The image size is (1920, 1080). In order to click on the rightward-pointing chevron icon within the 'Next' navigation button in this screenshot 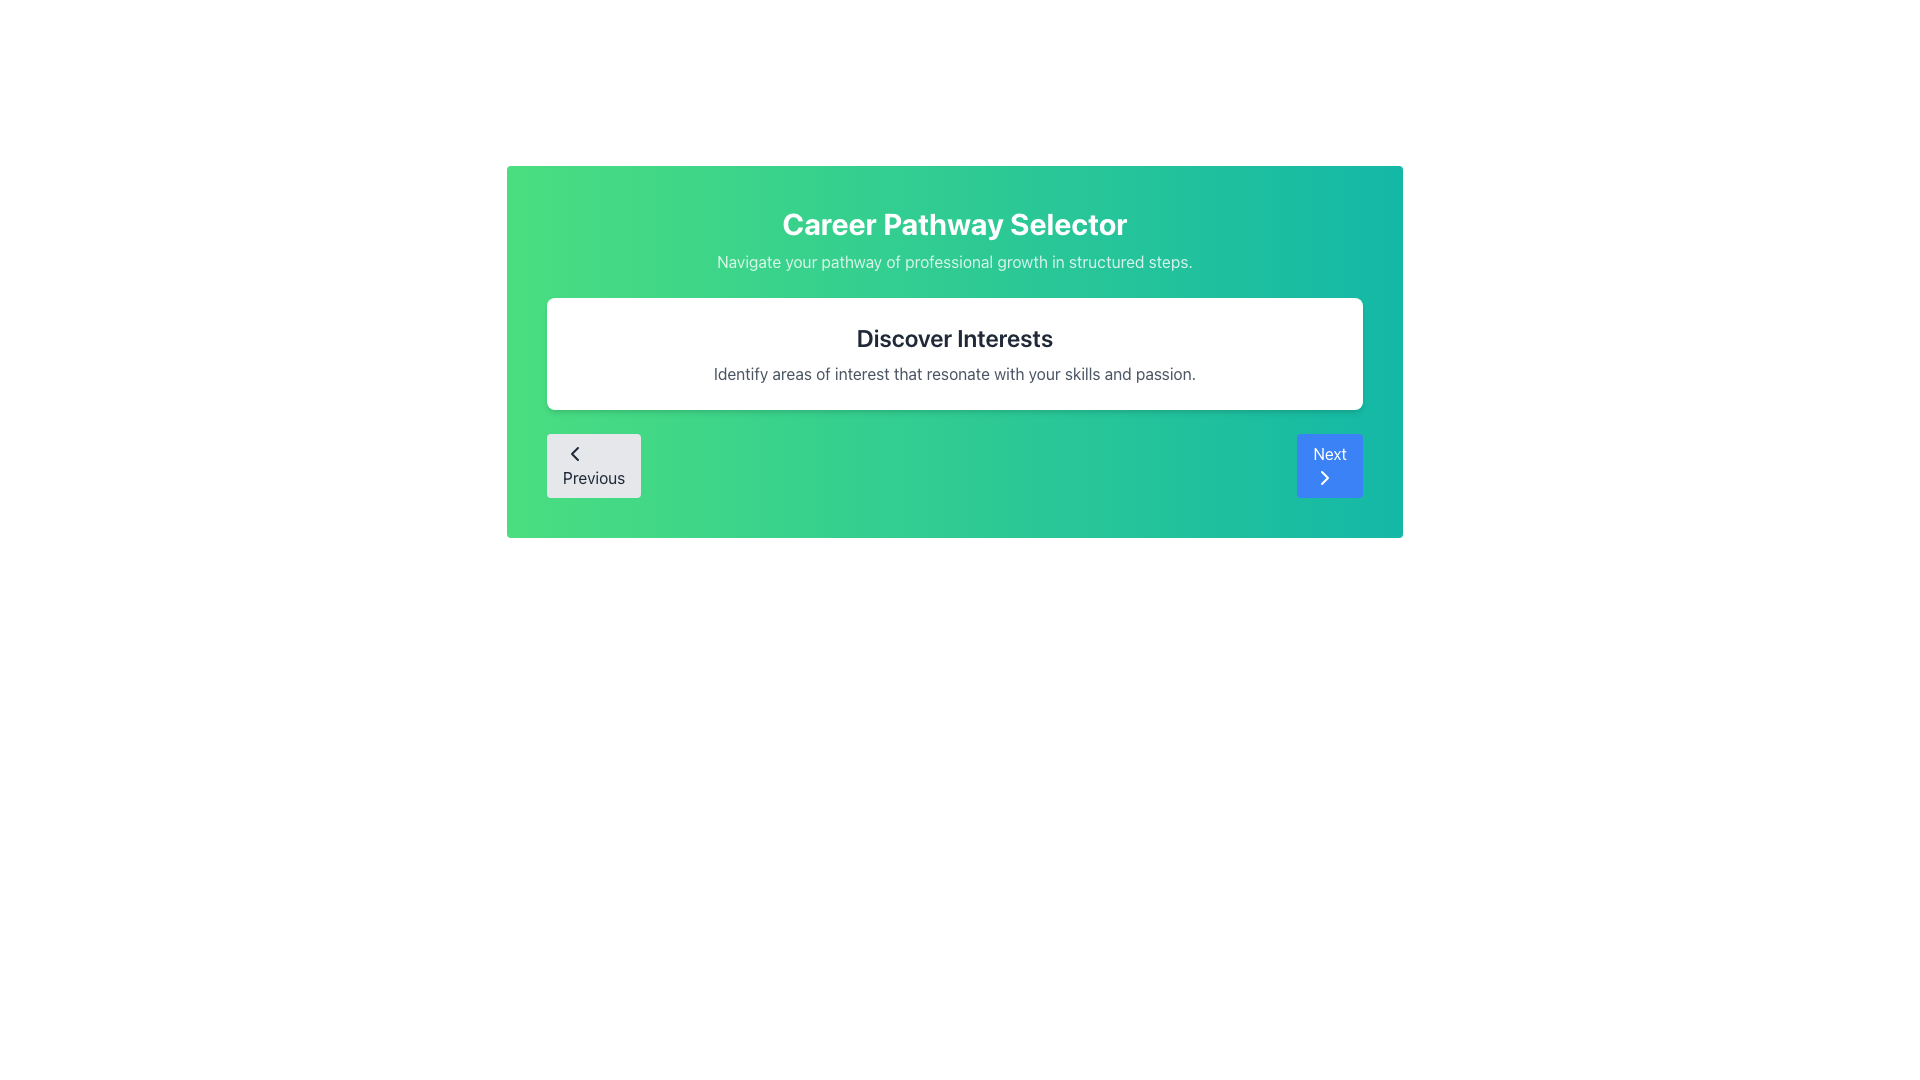, I will do `click(1325, 478)`.